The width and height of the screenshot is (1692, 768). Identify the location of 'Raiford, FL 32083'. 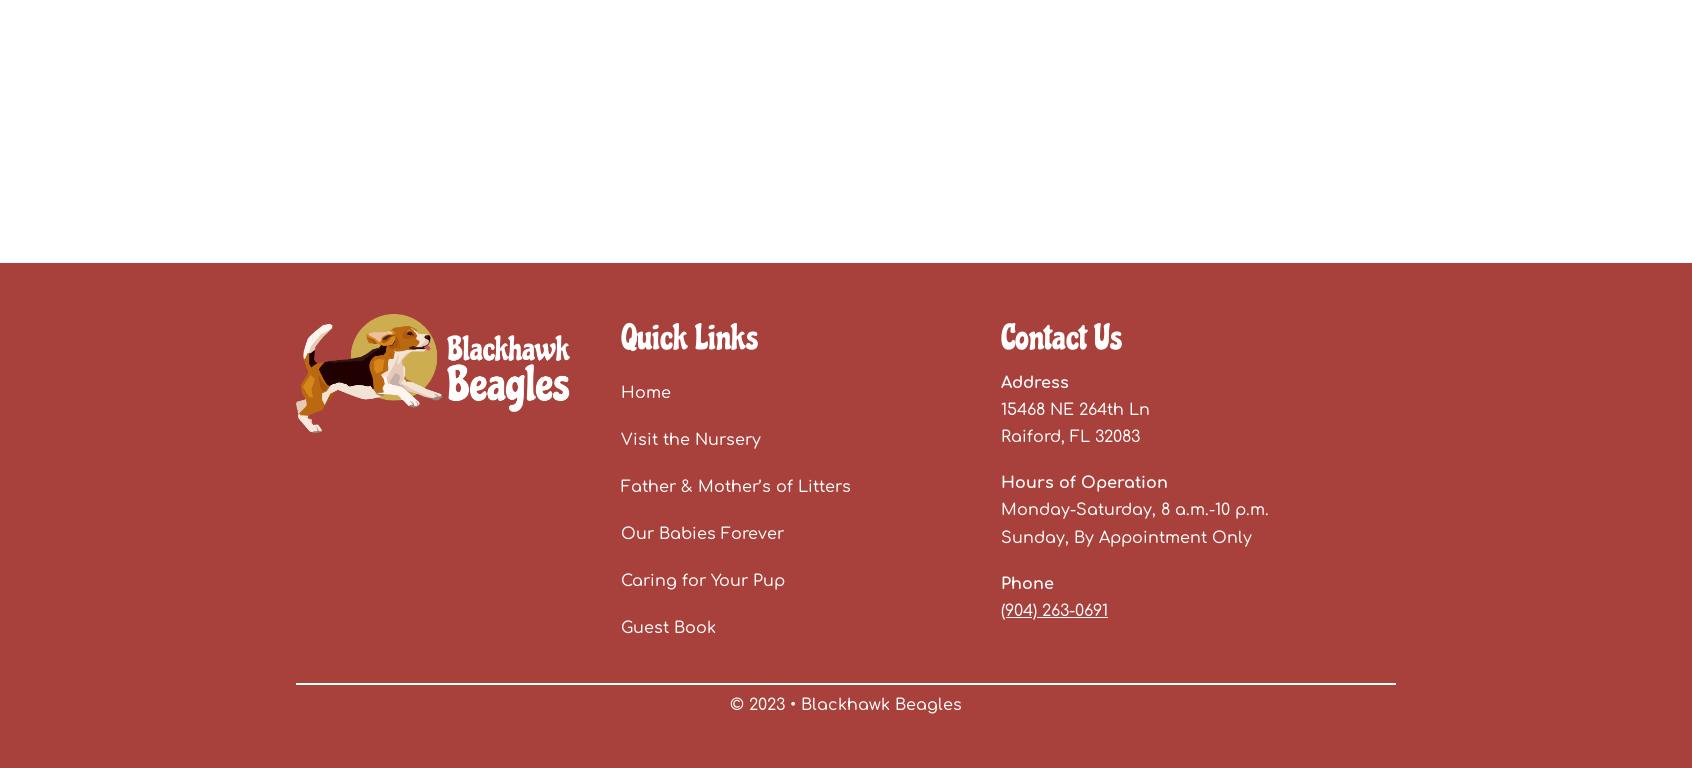
(1070, 435).